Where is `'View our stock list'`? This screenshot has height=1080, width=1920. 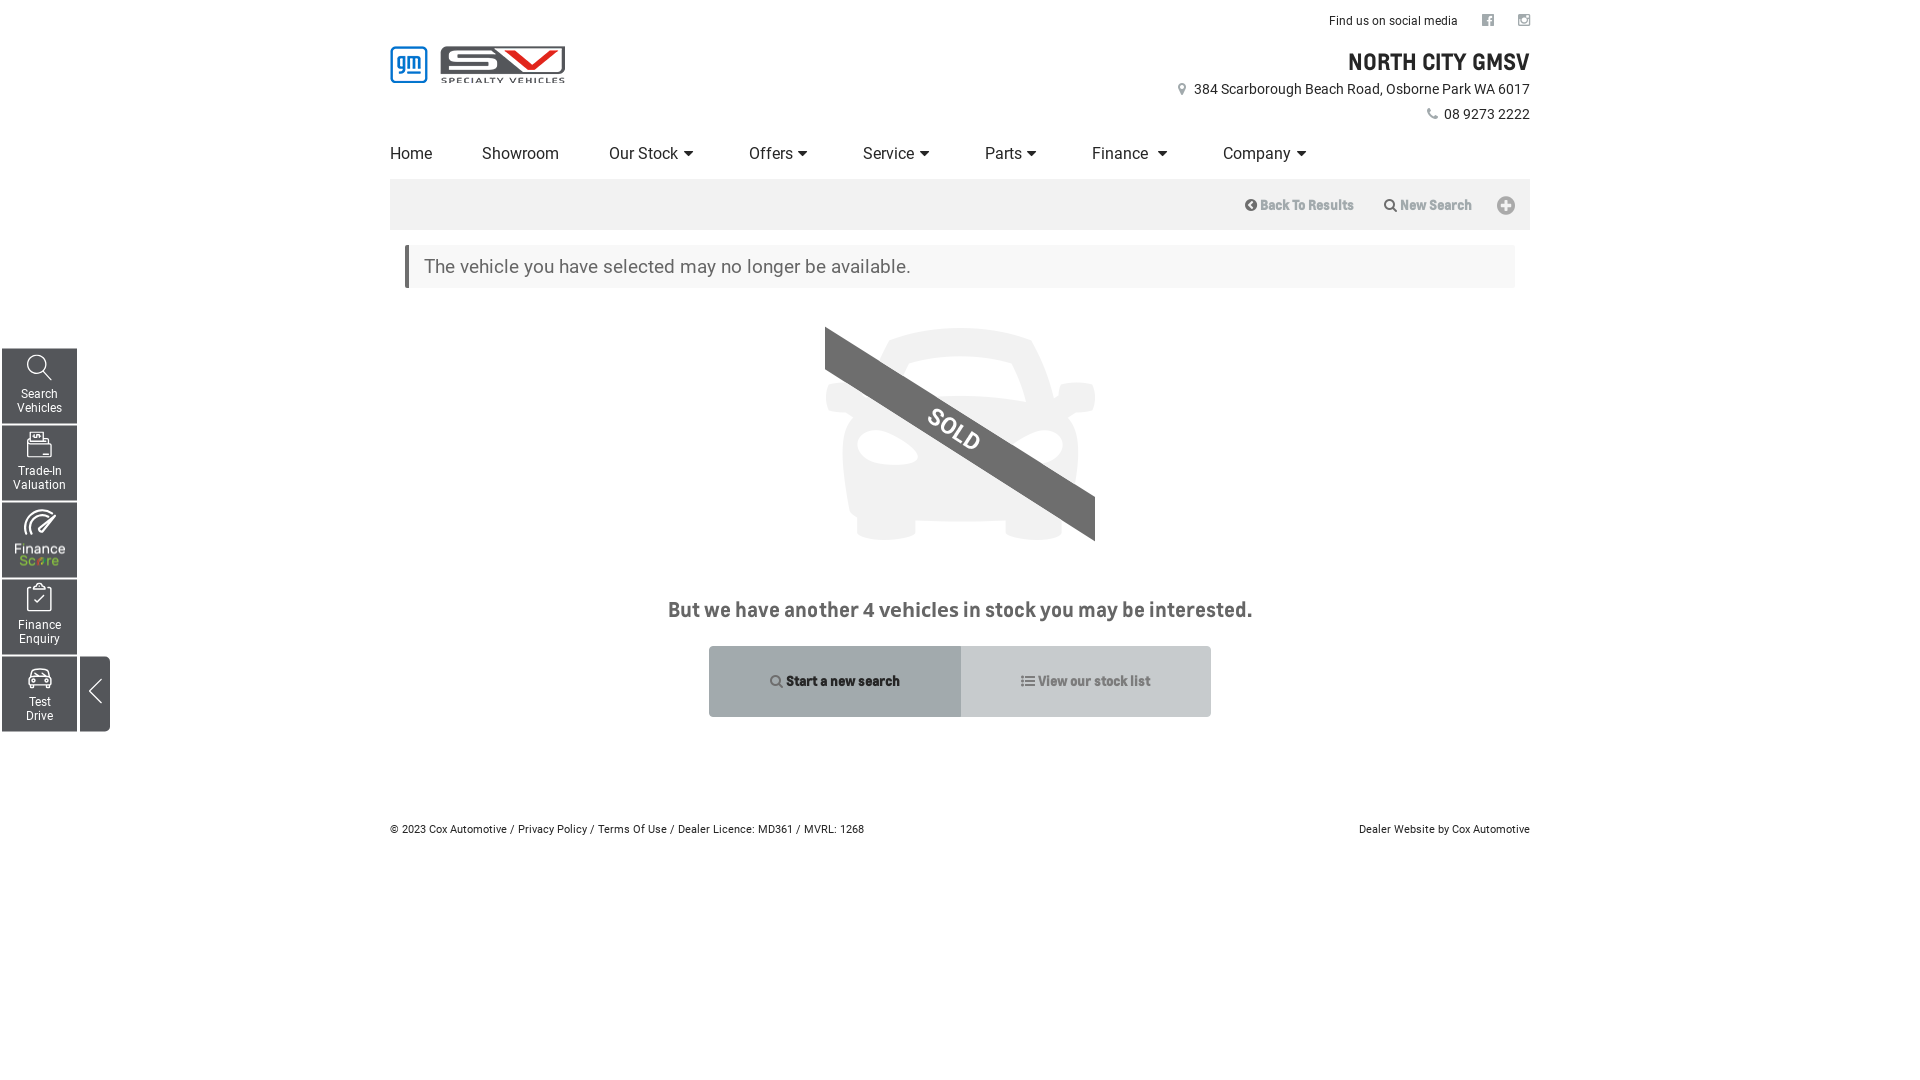
'View our stock list' is located at coordinates (1084, 680).